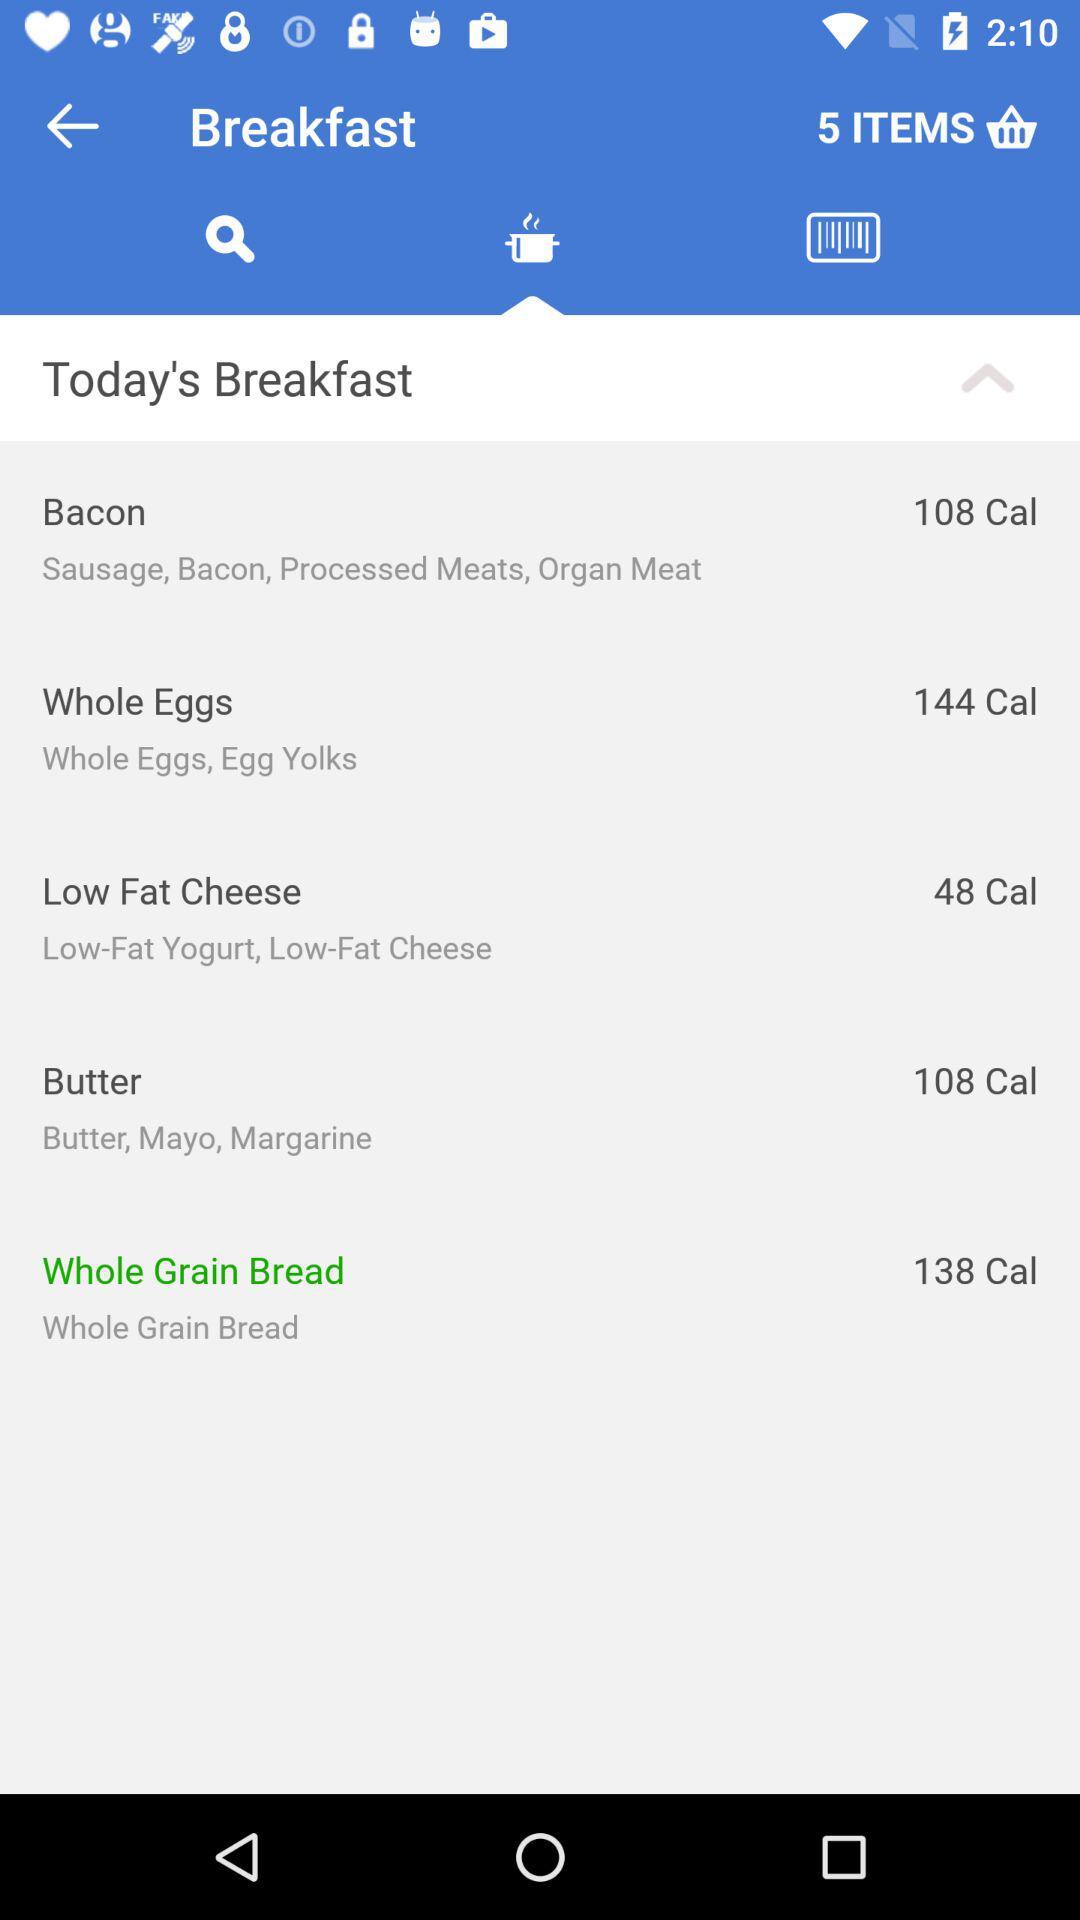 Image resolution: width=1080 pixels, height=1920 pixels. I want to click on menu, so click(531, 261).